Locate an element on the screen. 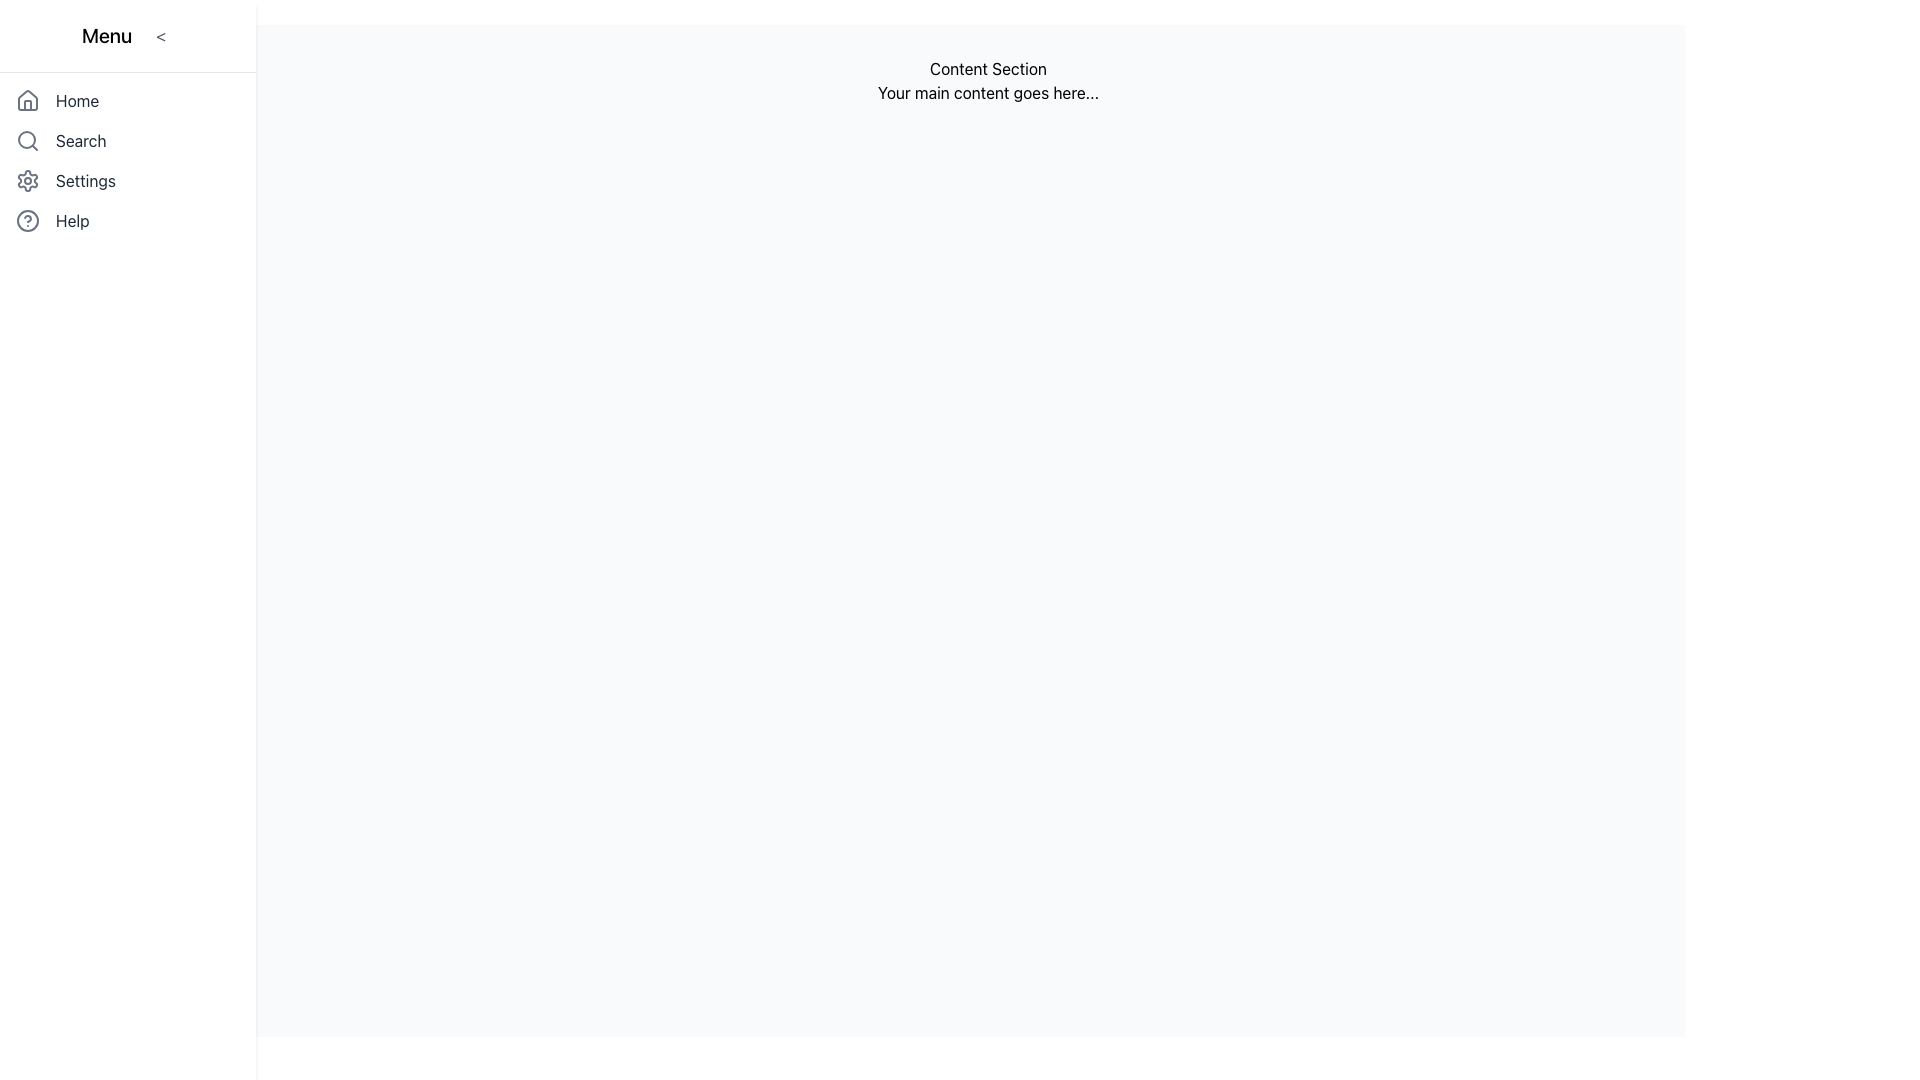  the 'Settings' text label in the navigation menu, which is the third entry under 'Menu' and is located to the right of a gear icon is located at coordinates (85, 181).